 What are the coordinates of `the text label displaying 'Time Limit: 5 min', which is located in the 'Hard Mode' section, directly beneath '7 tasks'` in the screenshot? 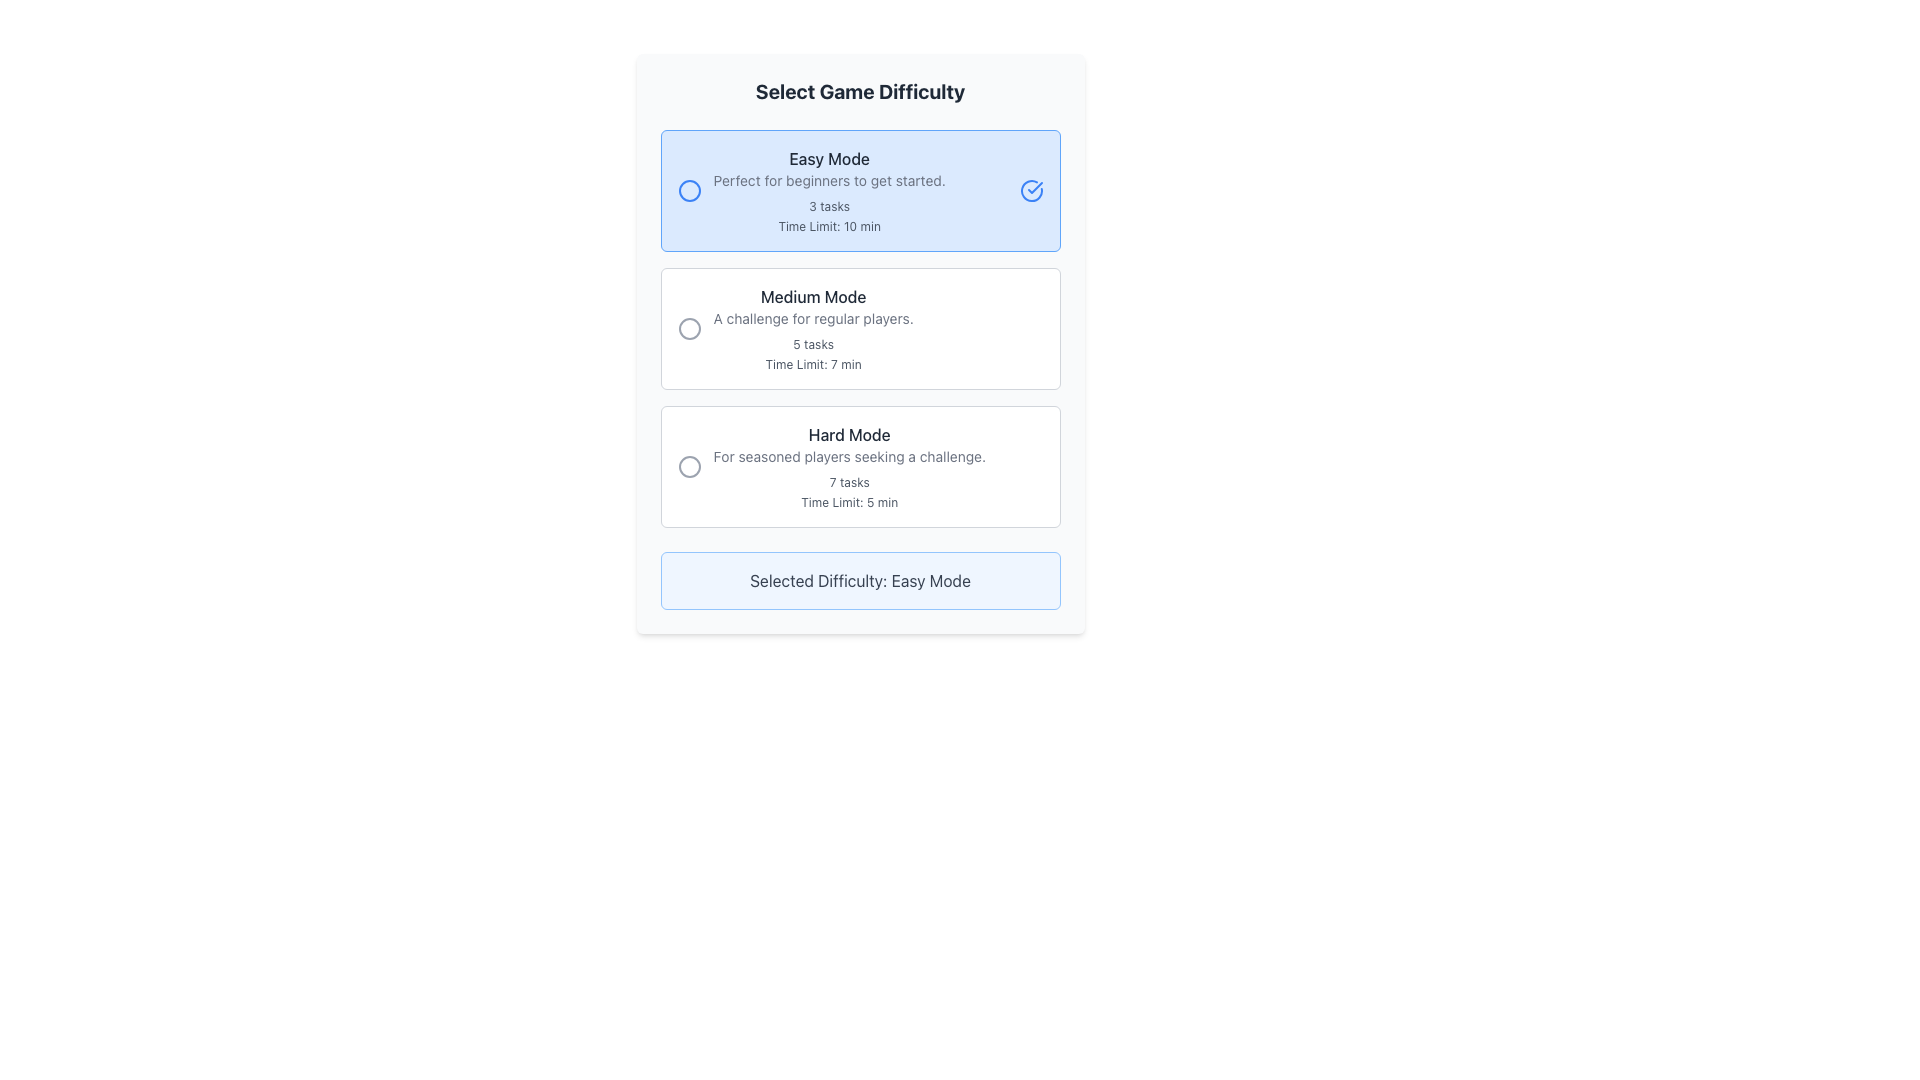 It's located at (849, 501).